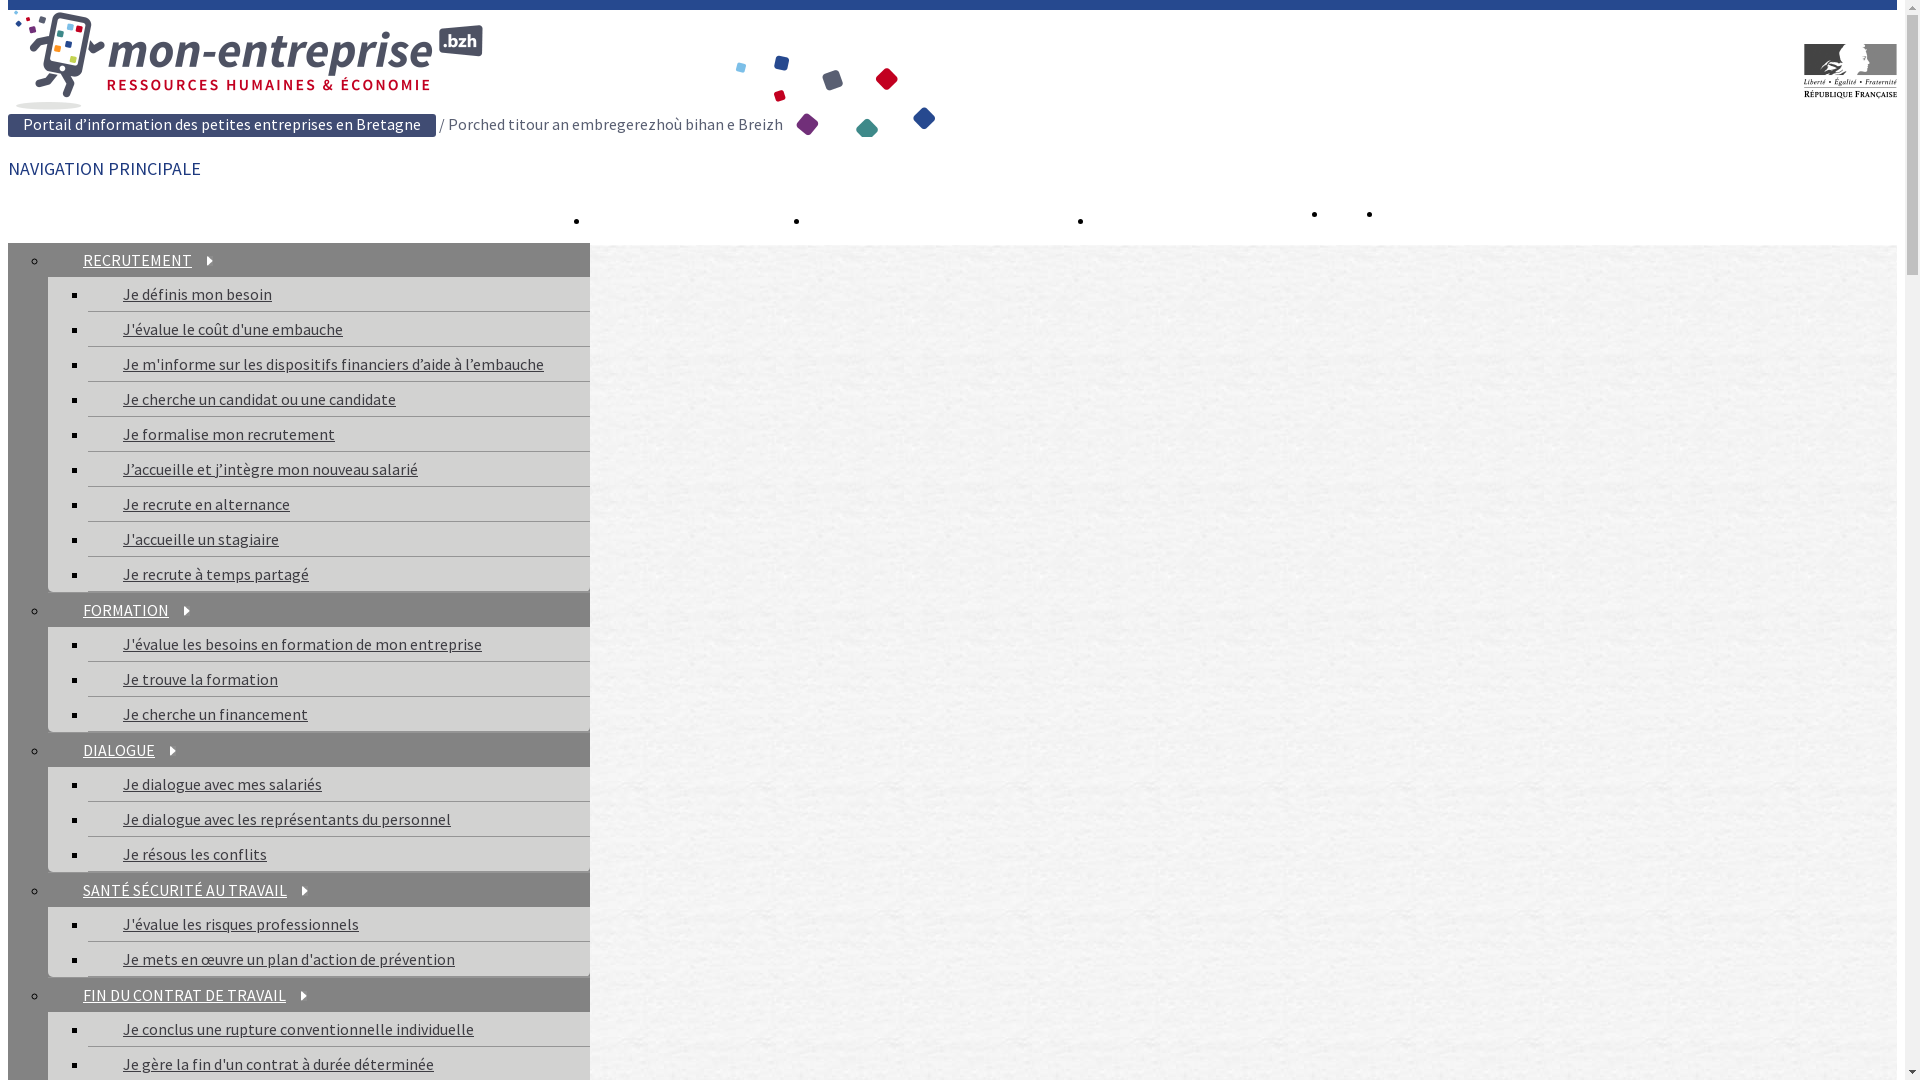 The width and height of the screenshot is (1920, 1080). I want to click on 'J'accueille un stagiaire', so click(201, 538).